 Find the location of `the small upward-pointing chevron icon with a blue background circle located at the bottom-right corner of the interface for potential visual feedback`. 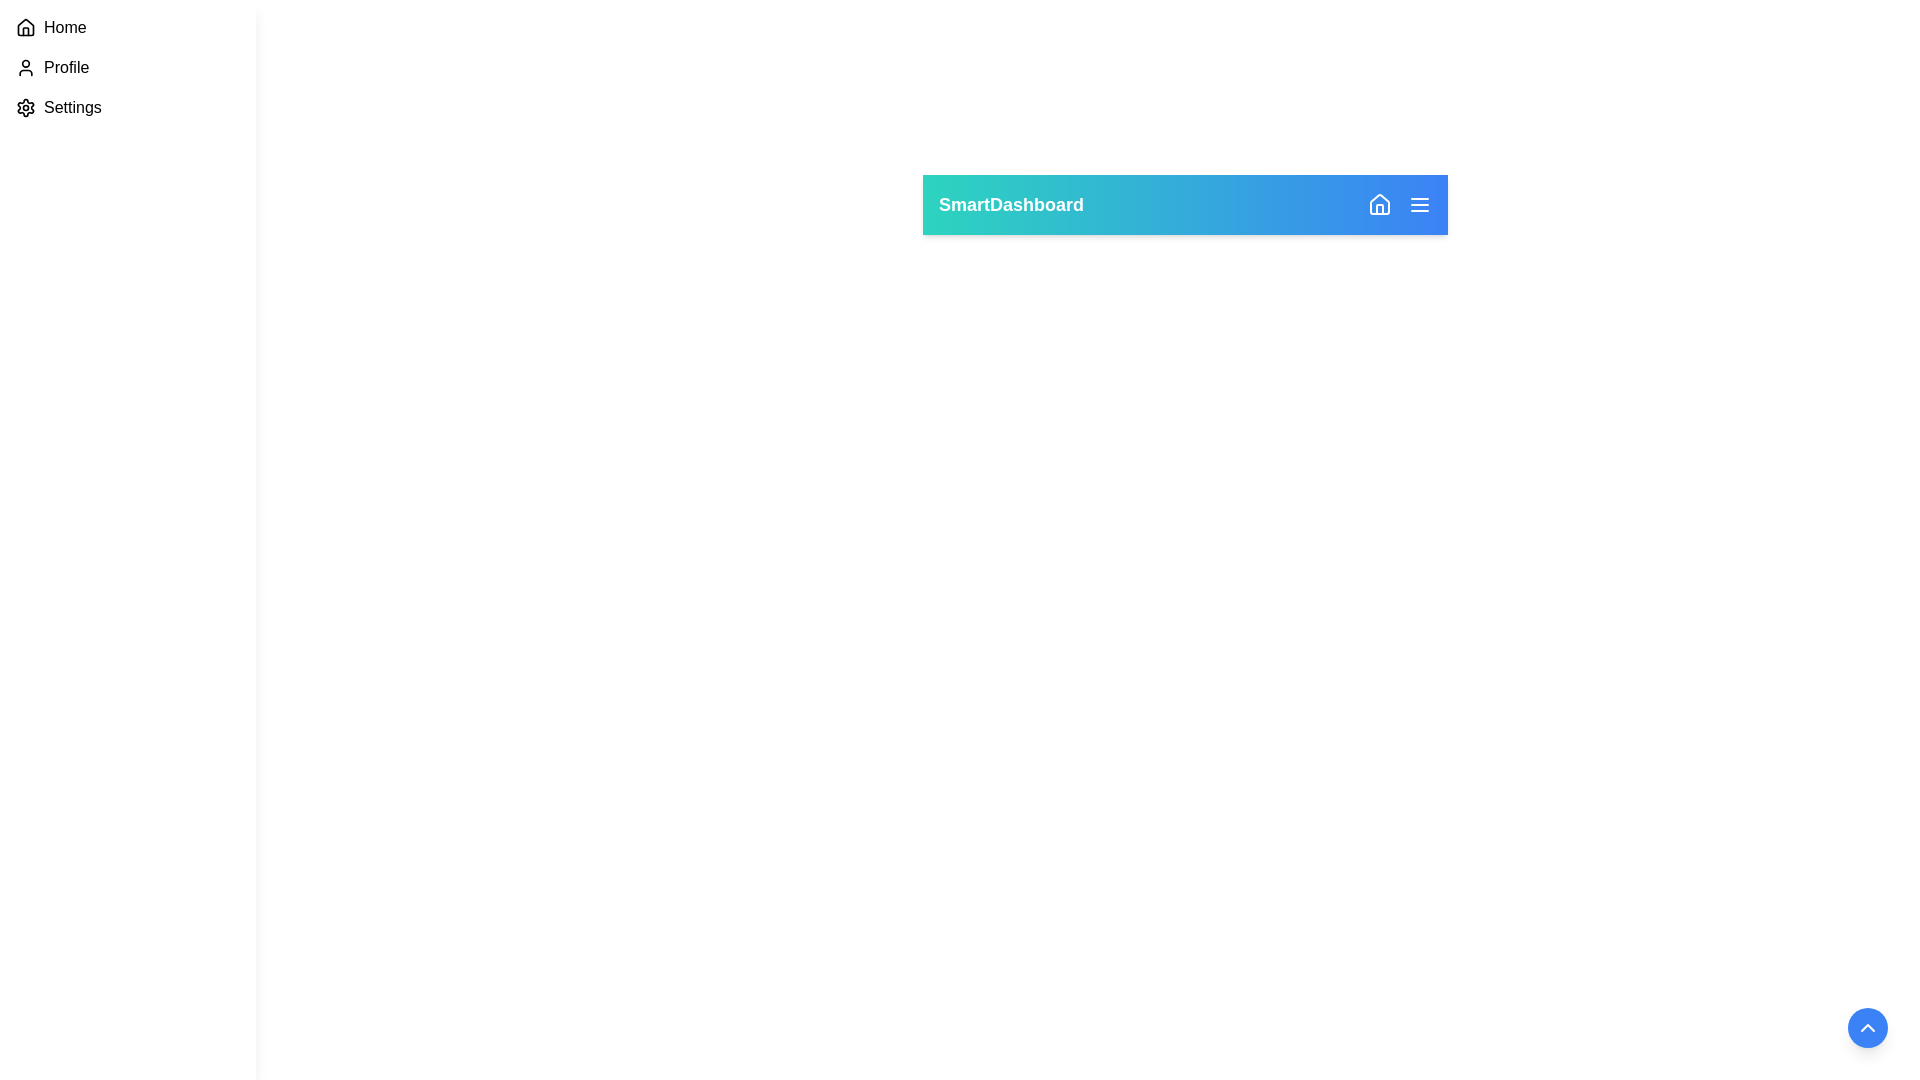

the small upward-pointing chevron icon with a blue background circle located at the bottom-right corner of the interface for potential visual feedback is located at coordinates (1866, 1028).